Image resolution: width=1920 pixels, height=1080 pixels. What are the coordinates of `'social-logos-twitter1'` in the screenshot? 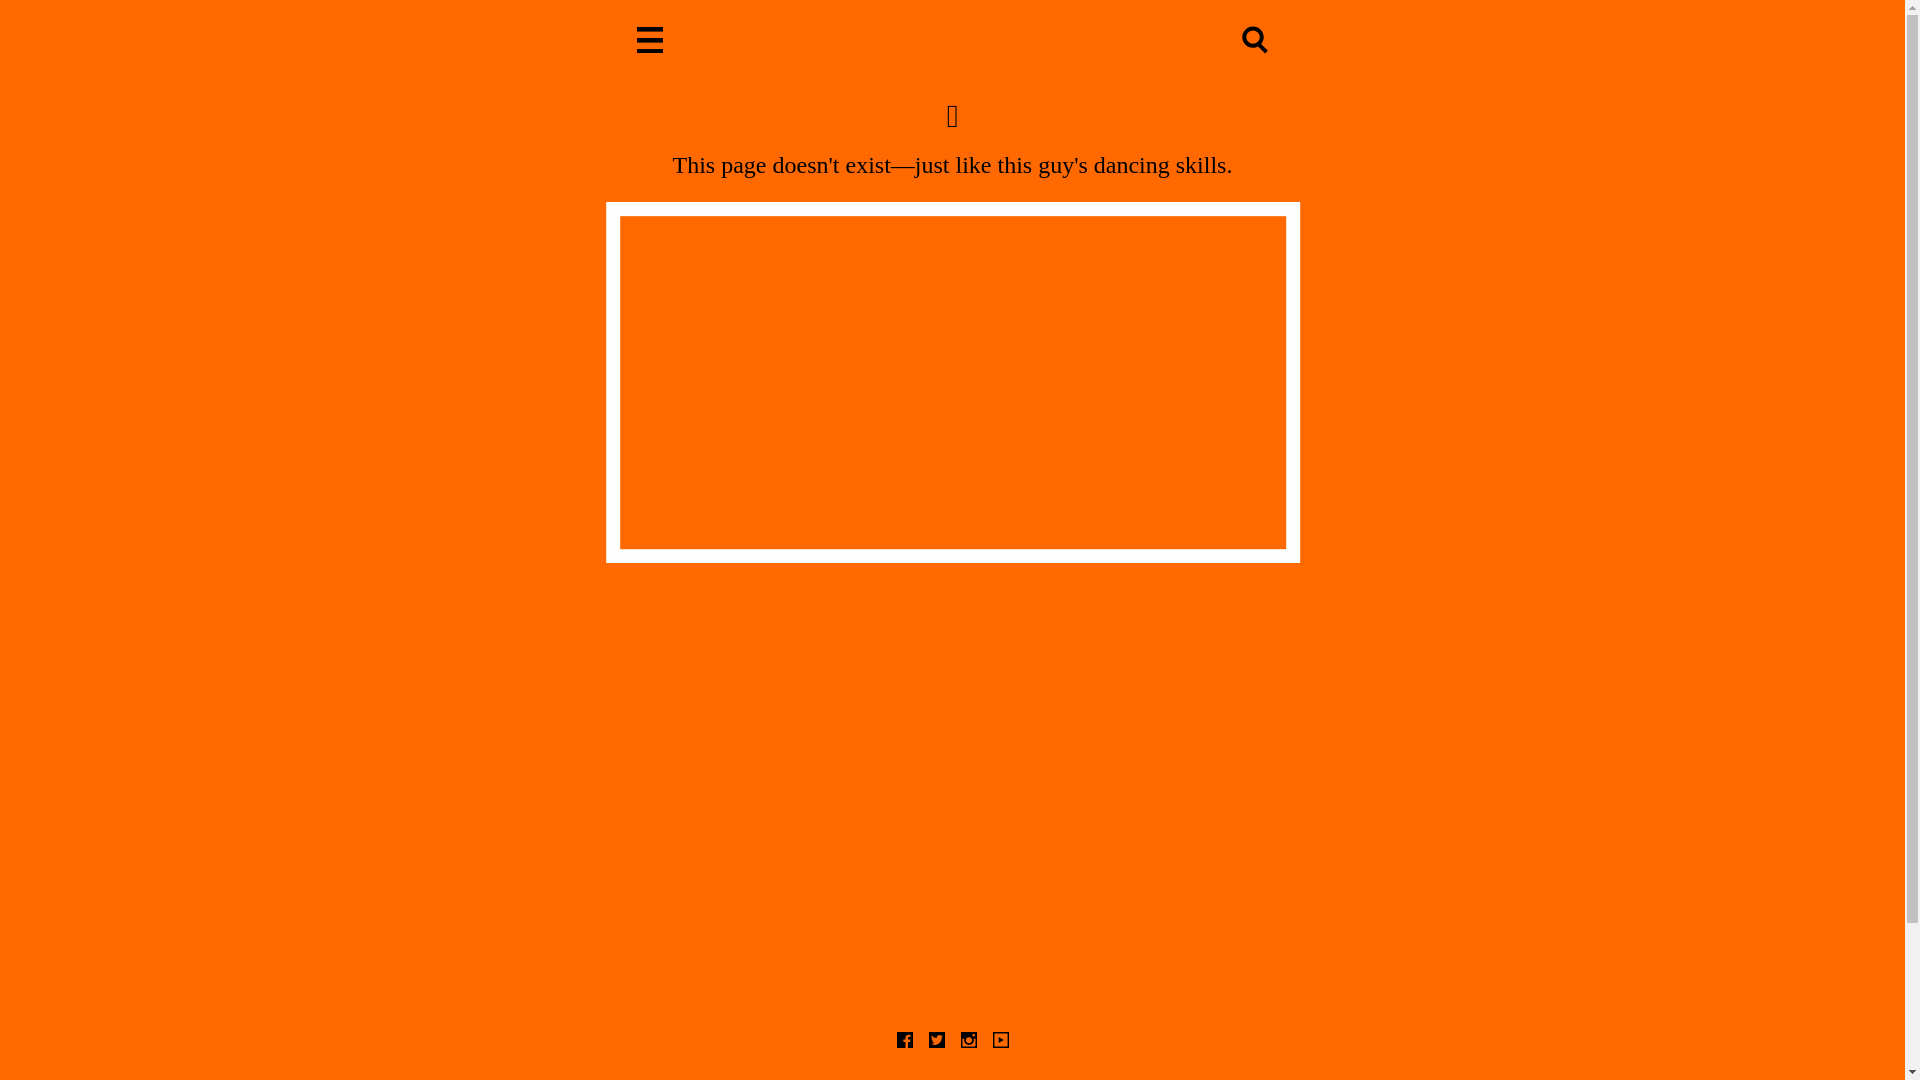 It's located at (935, 1040).